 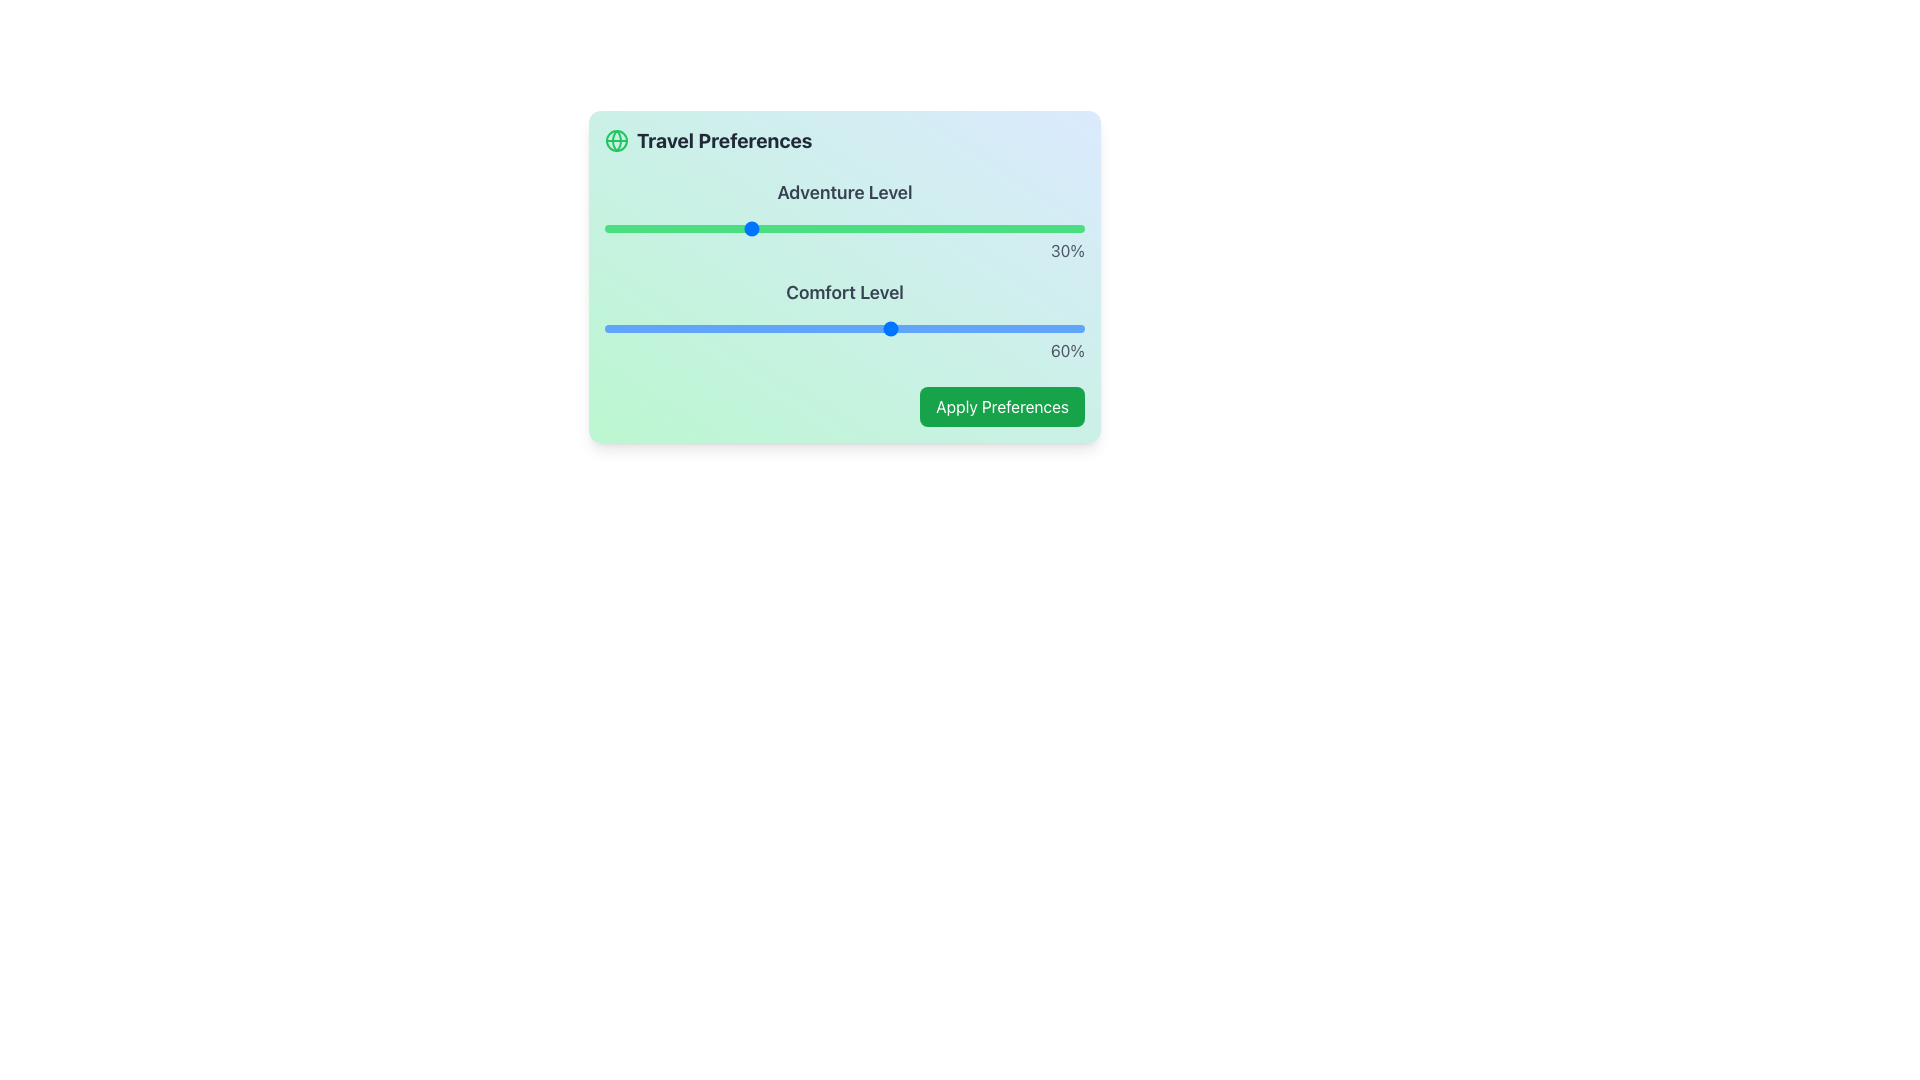 I want to click on the text label titled 'Travel Preferences' which is styled in bold and darker gray, located near the upper part of the interface, next to a green globe icon, so click(x=708, y=140).